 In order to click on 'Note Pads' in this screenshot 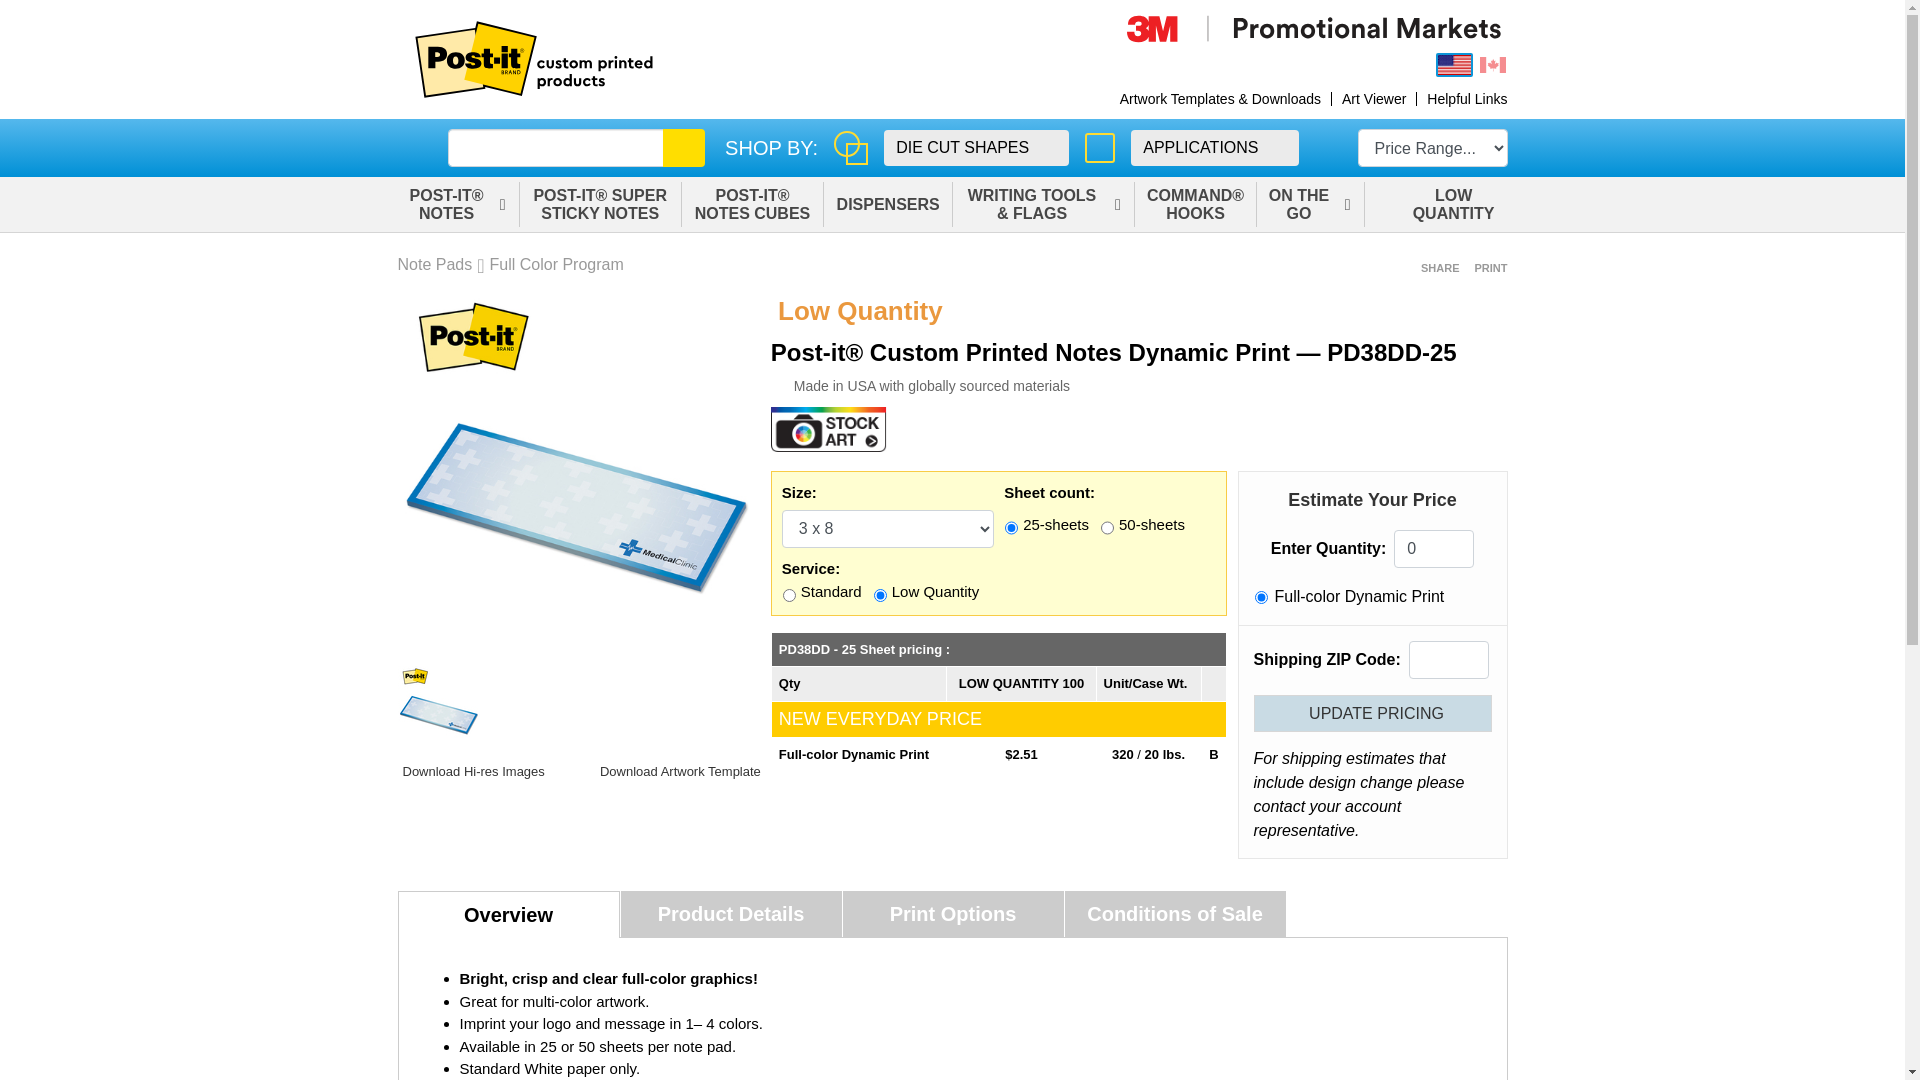, I will do `click(434, 264)`.